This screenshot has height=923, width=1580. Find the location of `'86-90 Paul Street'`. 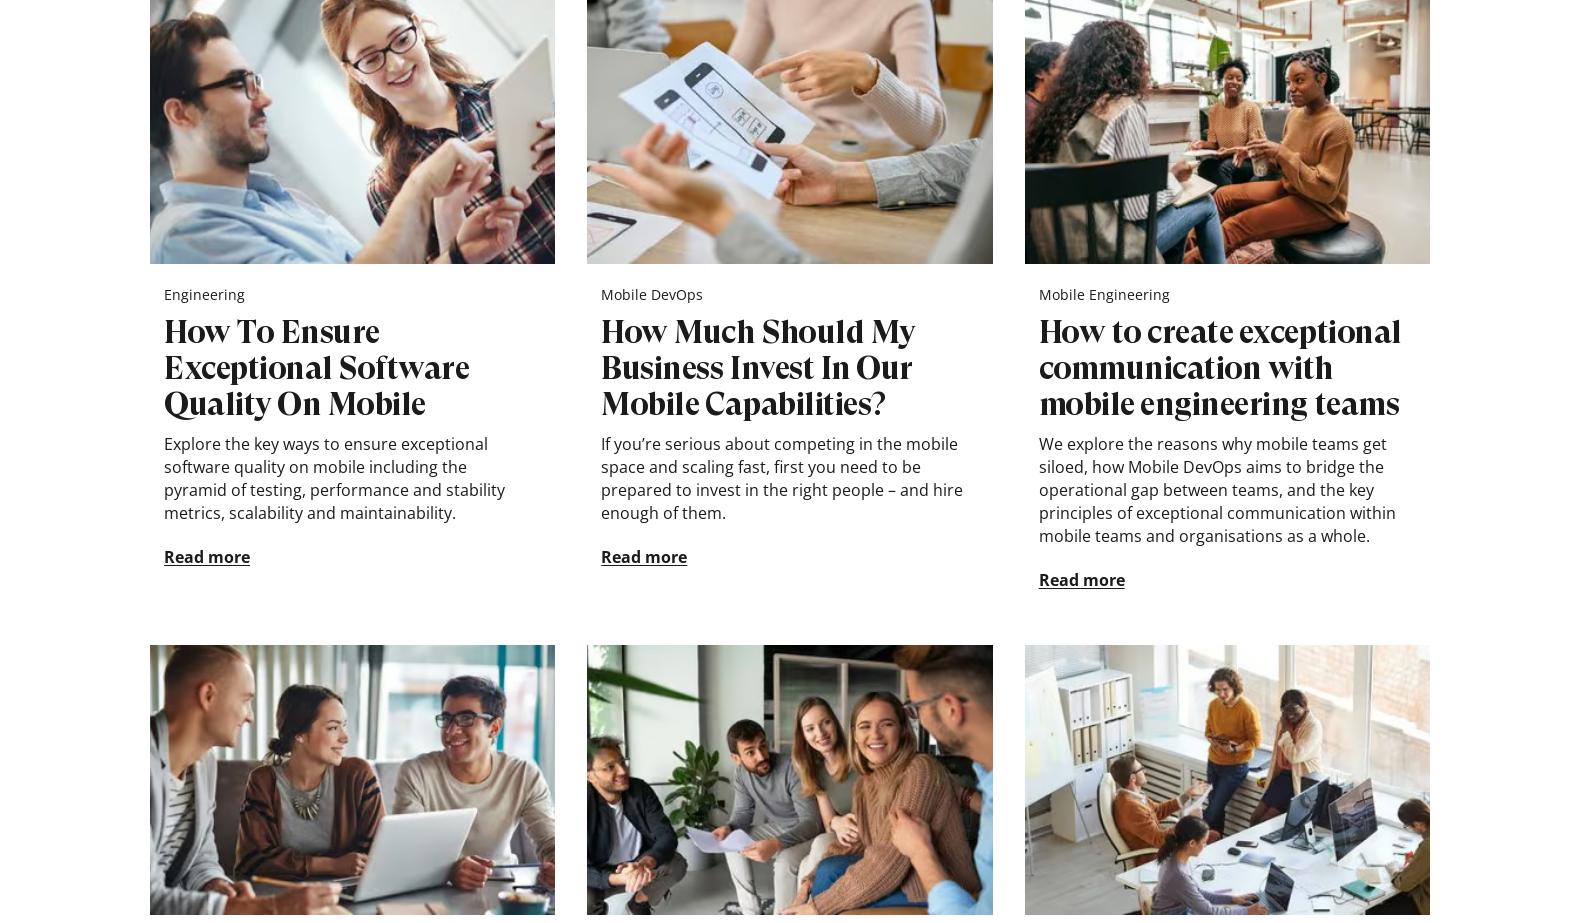

'86-90 Paul Street' is located at coordinates (206, 817).